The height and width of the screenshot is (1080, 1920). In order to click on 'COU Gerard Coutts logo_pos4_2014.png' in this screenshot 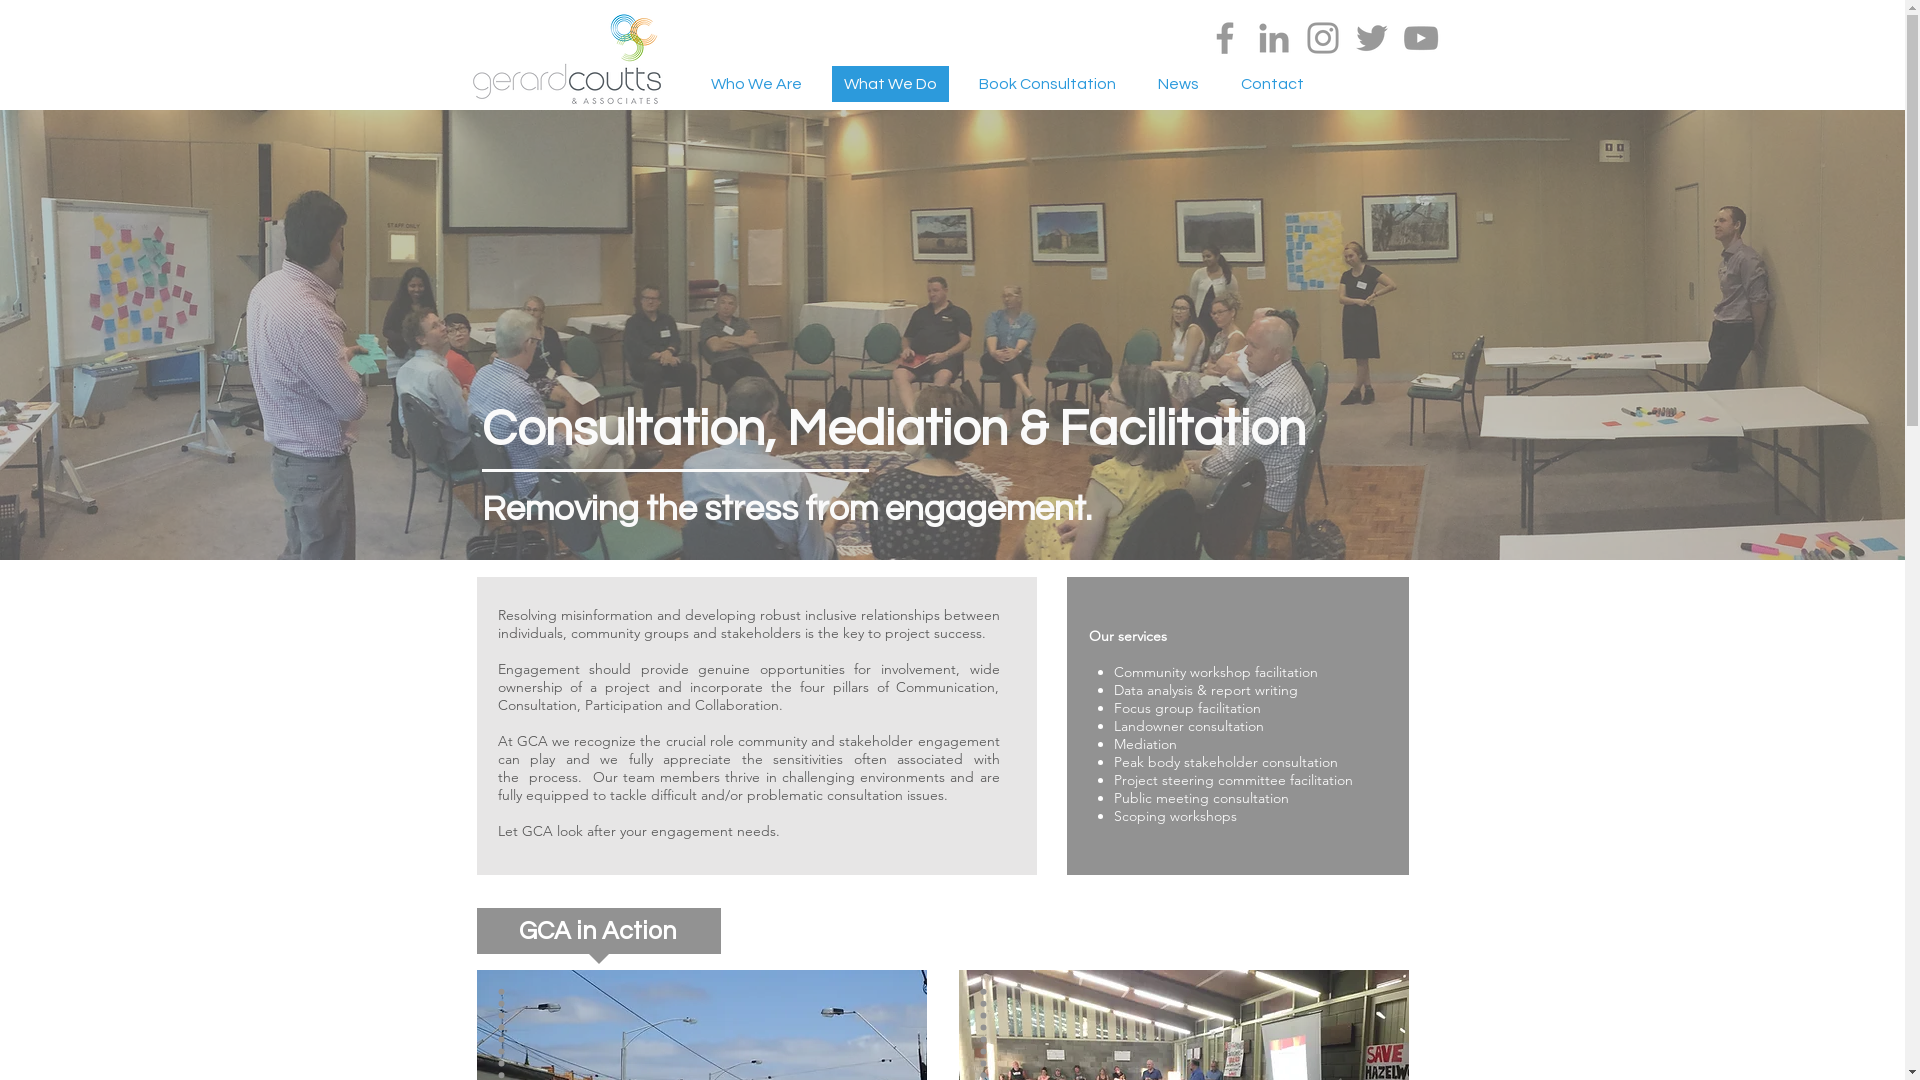, I will do `click(565, 58)`.